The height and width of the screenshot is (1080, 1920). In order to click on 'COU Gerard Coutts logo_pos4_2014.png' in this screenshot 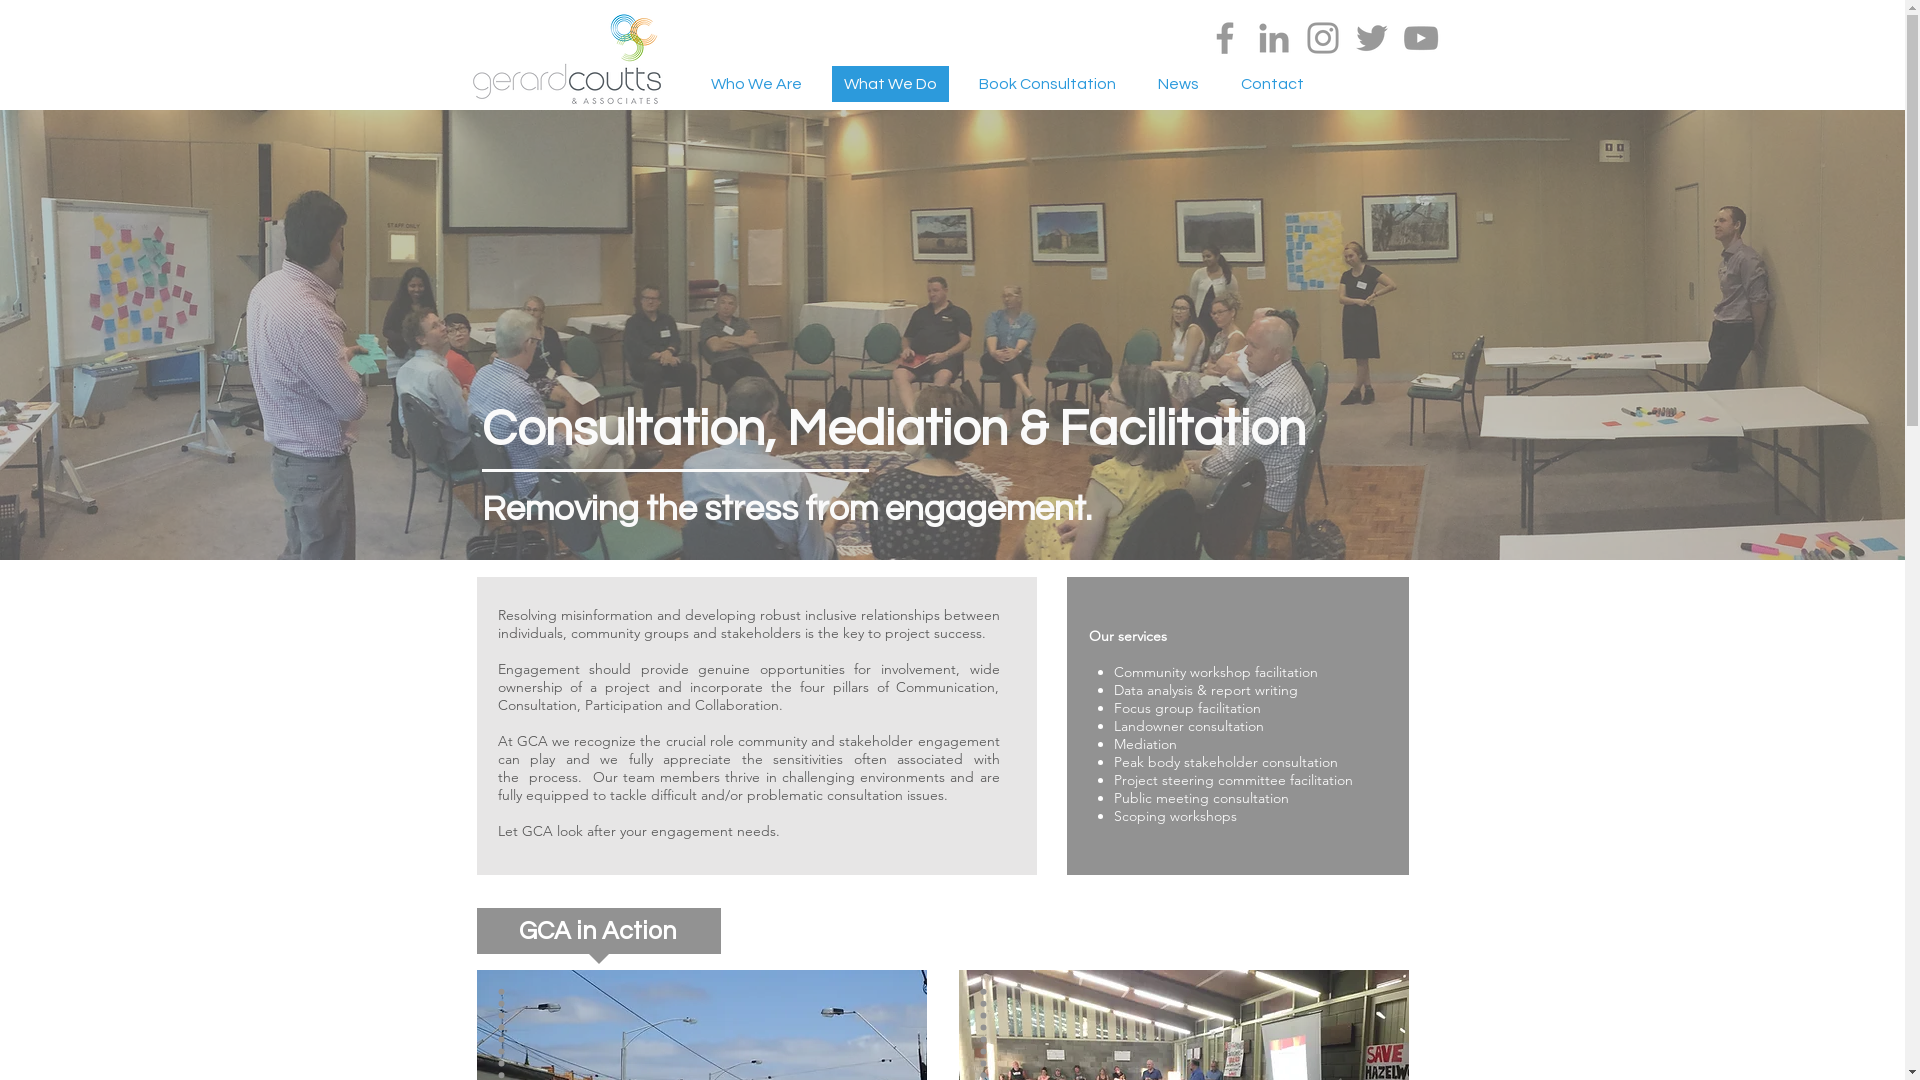, I will do `click(565, 58)`.